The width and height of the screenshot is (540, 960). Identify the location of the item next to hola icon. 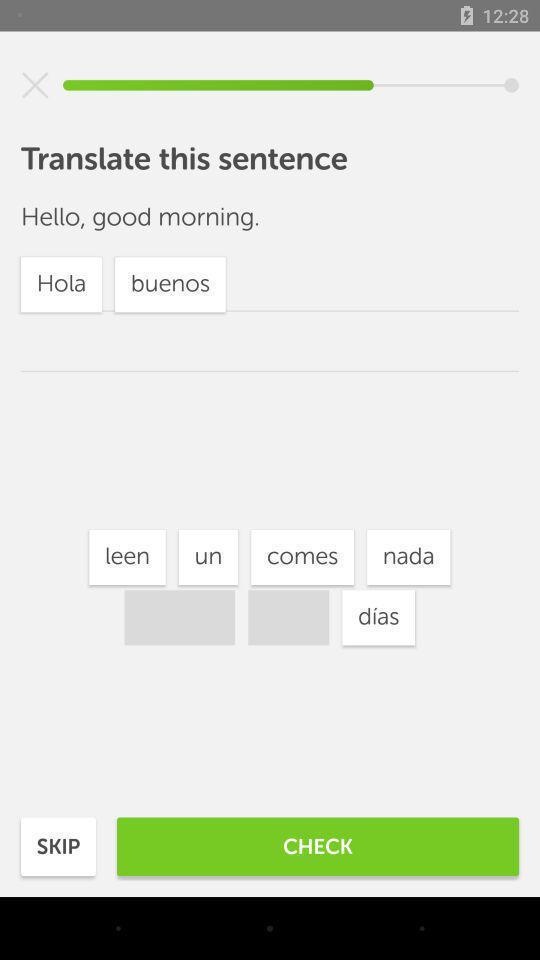
(207, 557).